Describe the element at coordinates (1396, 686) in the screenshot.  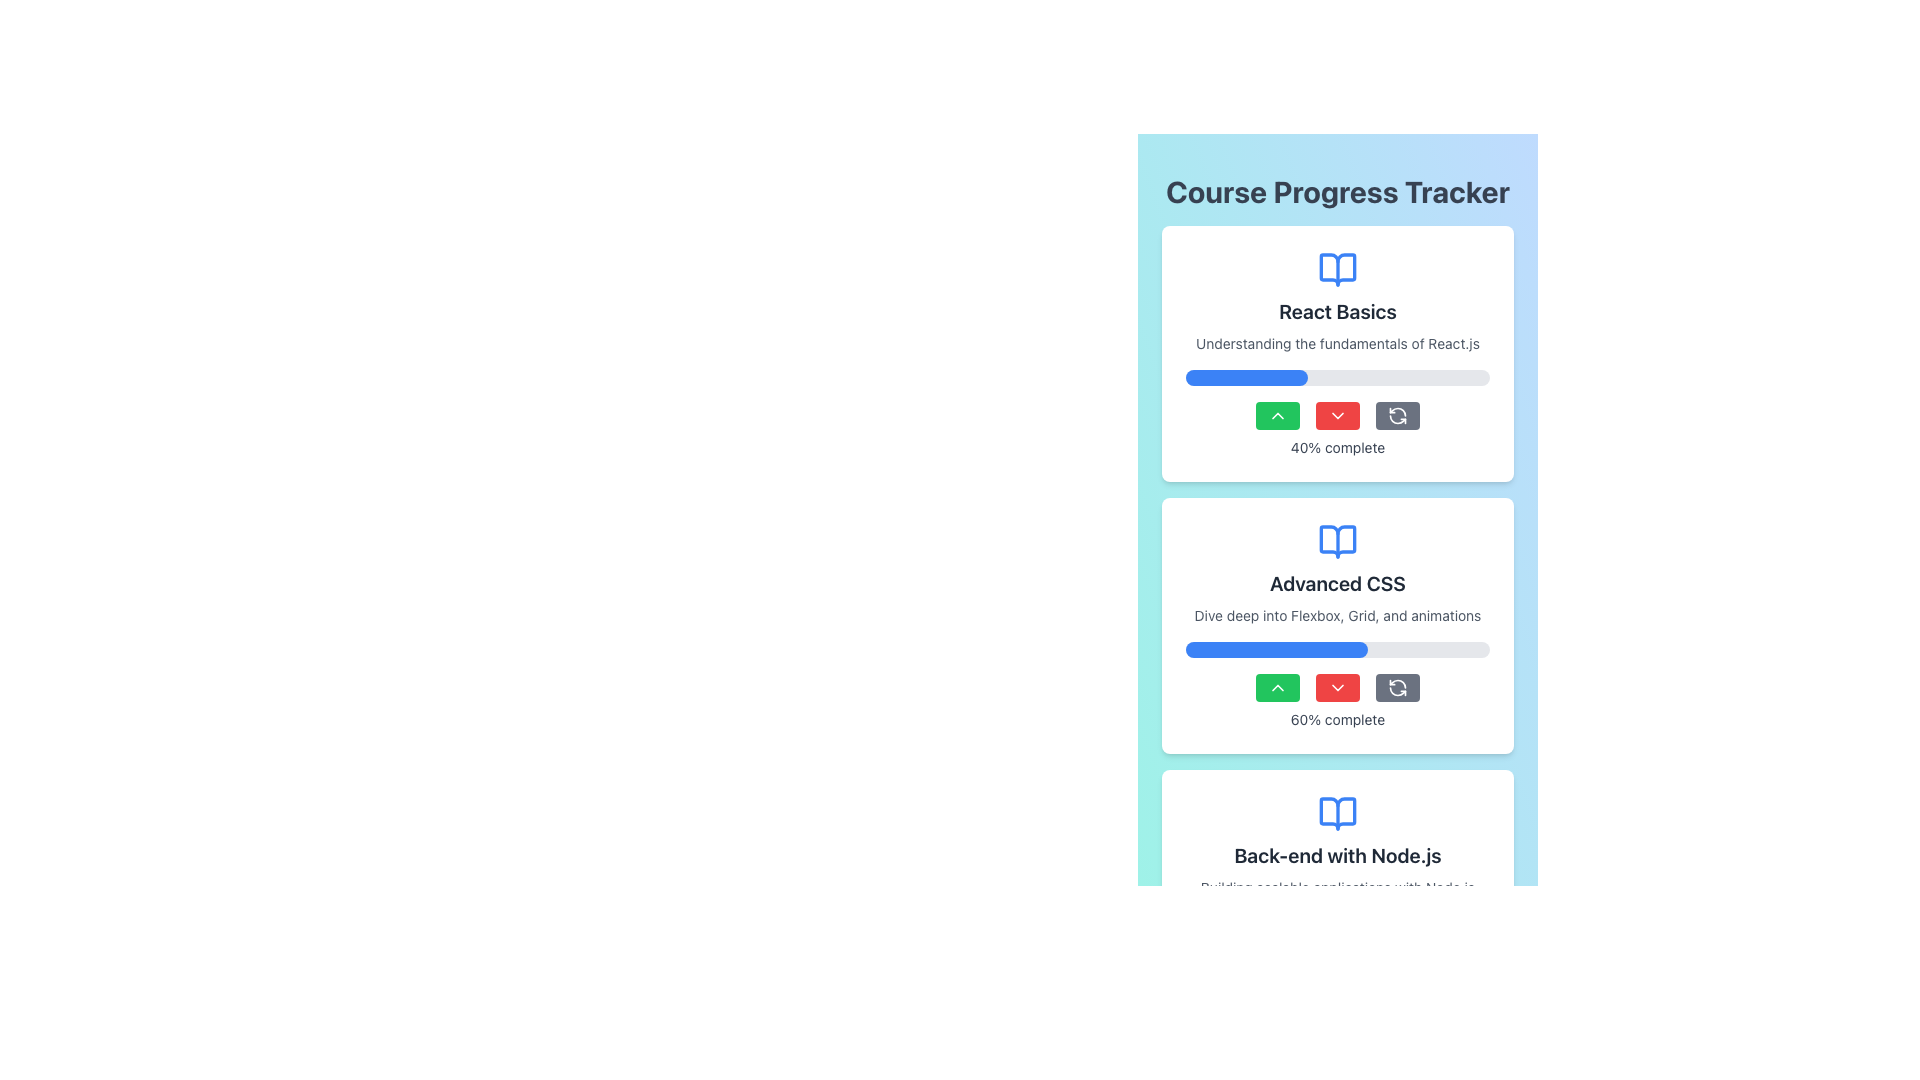
I see `the refresh icon button located at the rightmost position in the row of three icons below the progress bar for the 'React Basics' course` at that location.